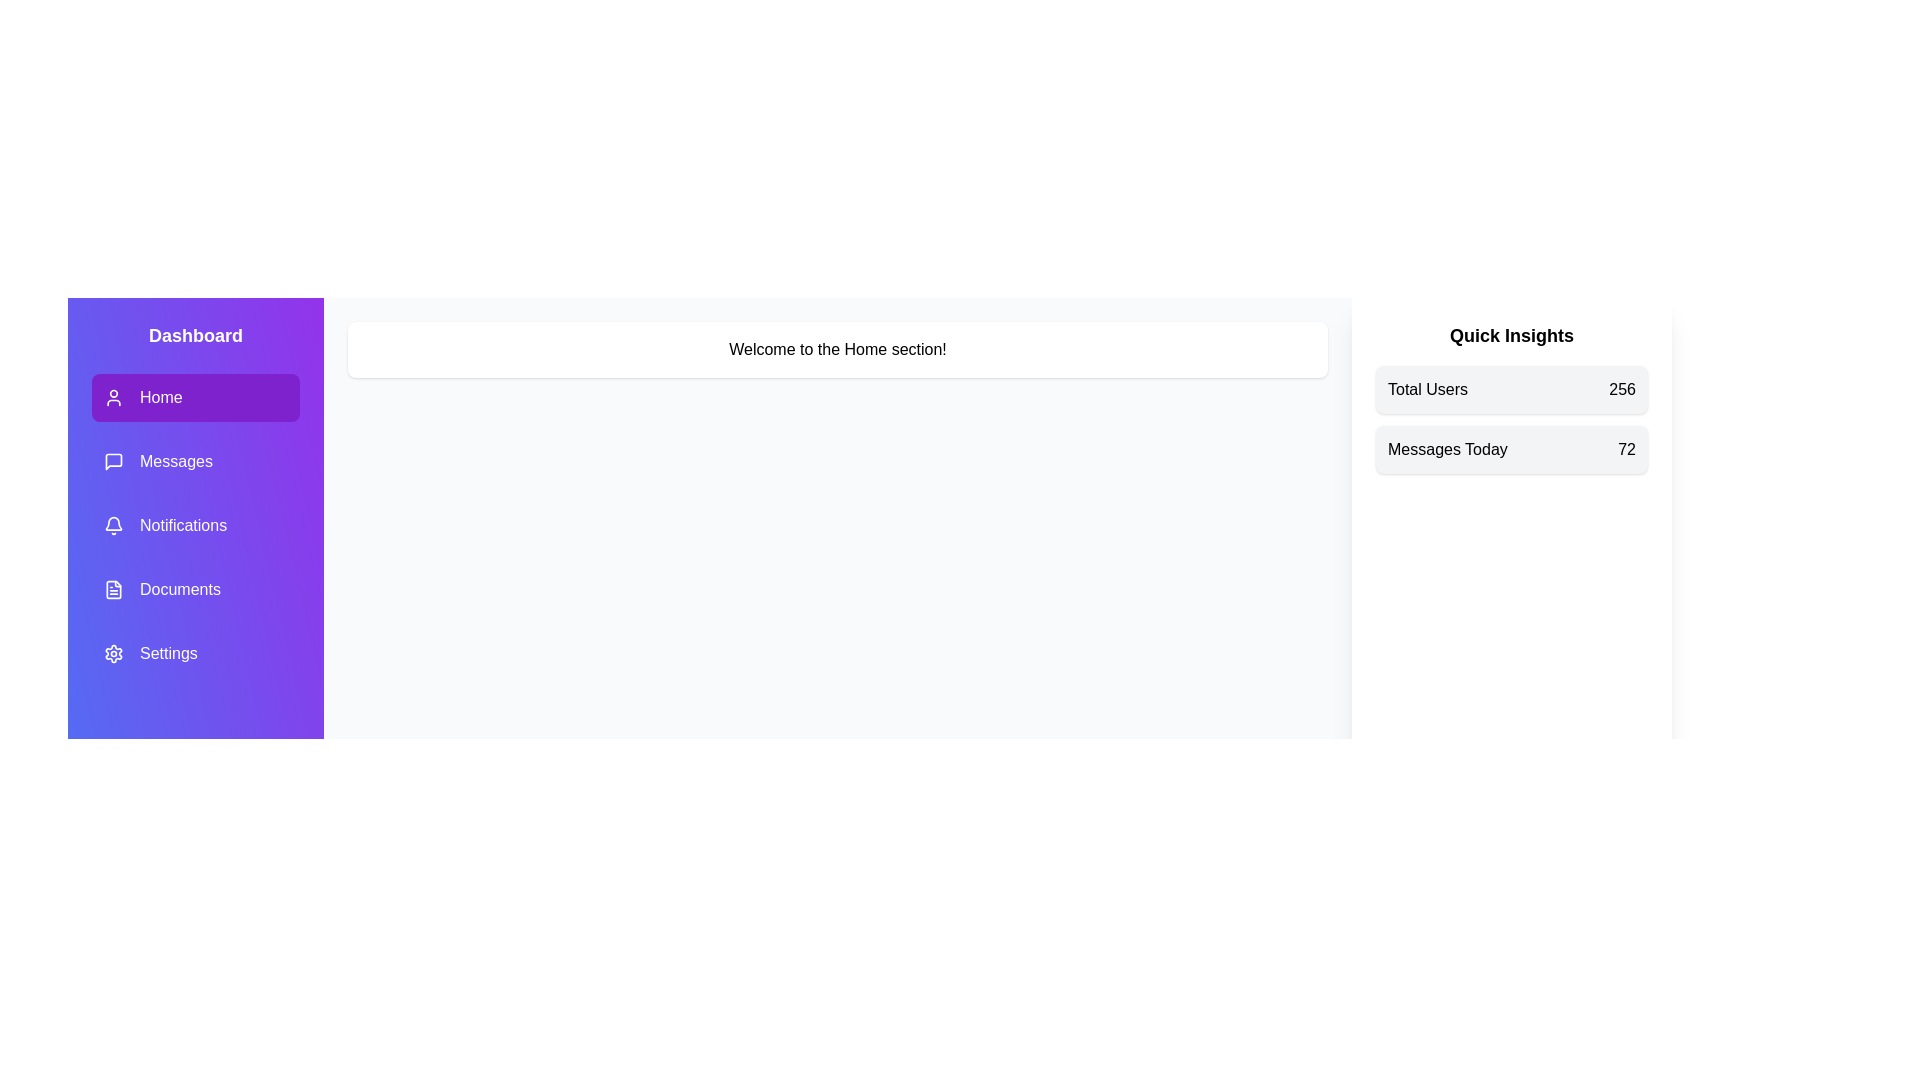  I want to click on the 'Documents' button, which is the fourth item in the vertically aligned navigation menu on the left pane, styled with a purple background and featuring a file icon on the left, so click(196, 589).